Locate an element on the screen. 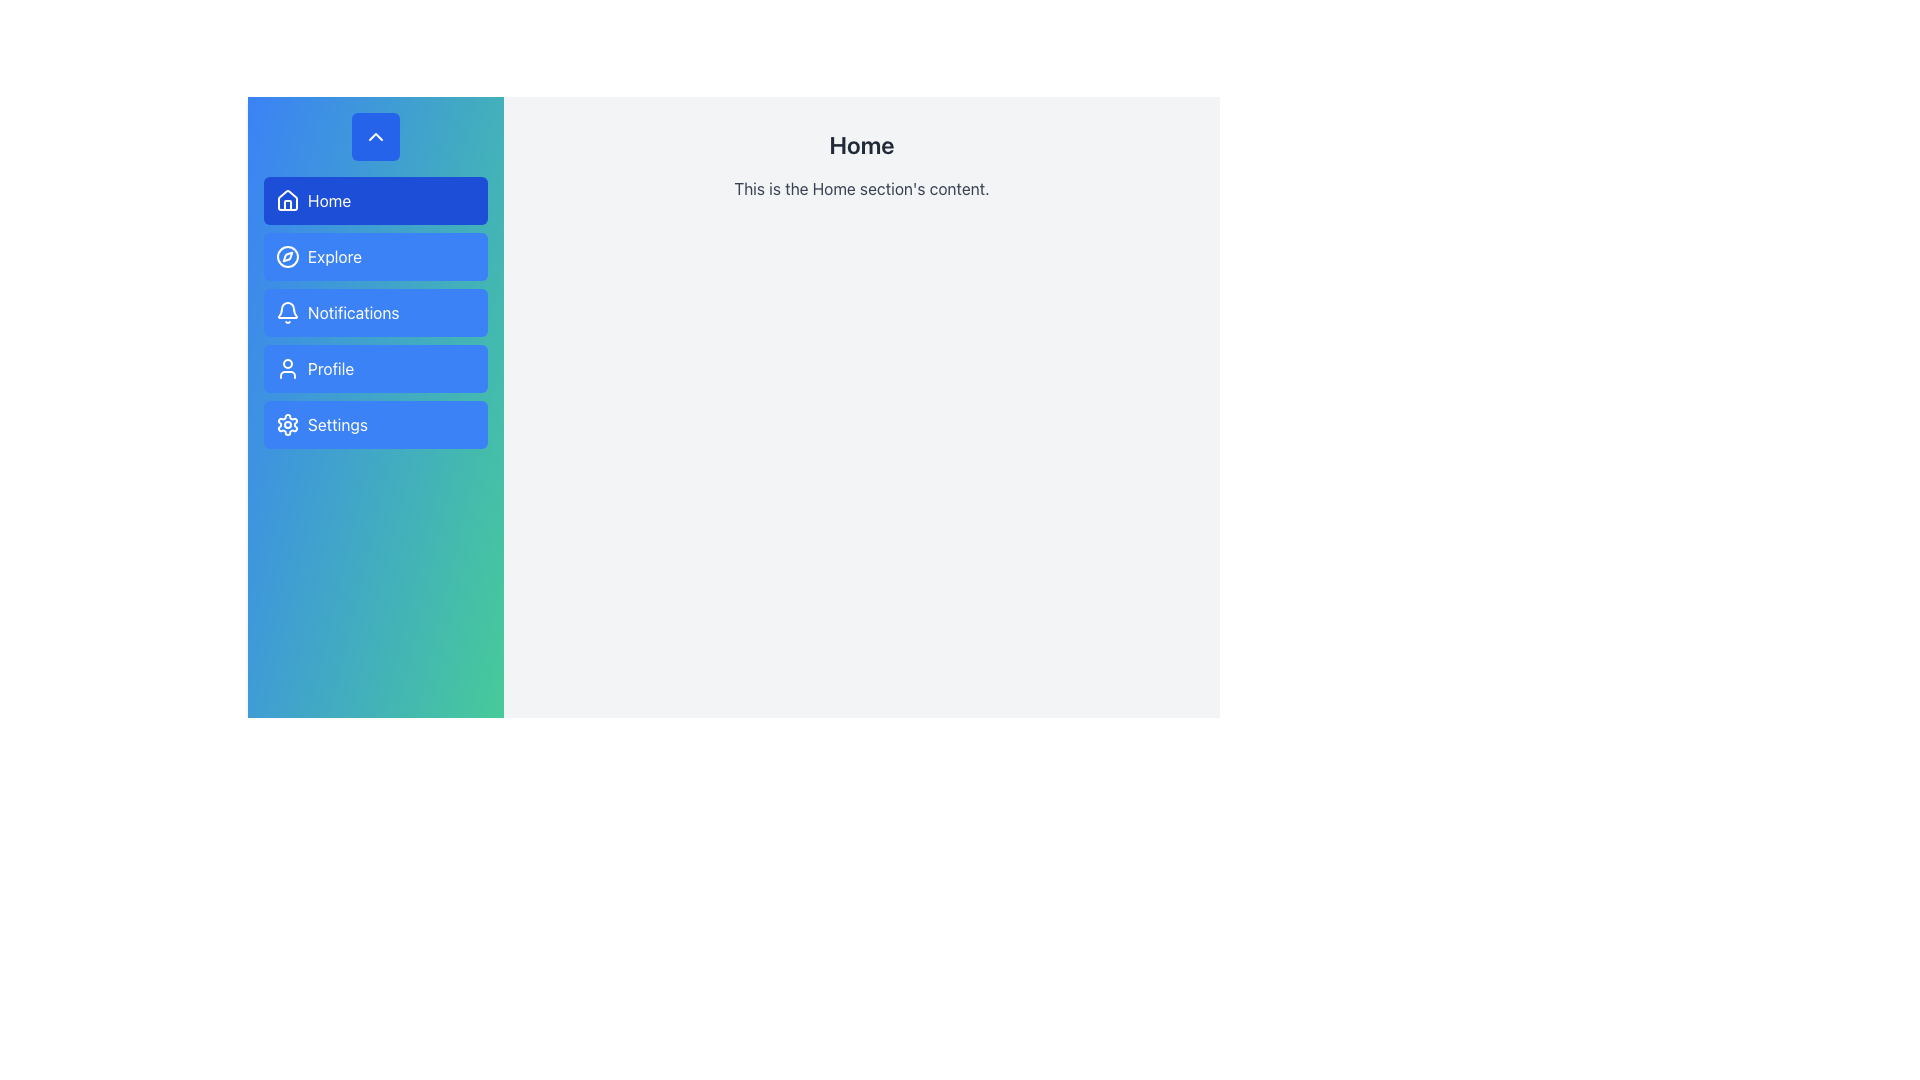  the 'Profile' text element, which is the fourth item in the vertical navigation menu, clearly displayed in bold font on a blue background, and positioned below the 'Notifications' button is located at coordinates (331, 369).